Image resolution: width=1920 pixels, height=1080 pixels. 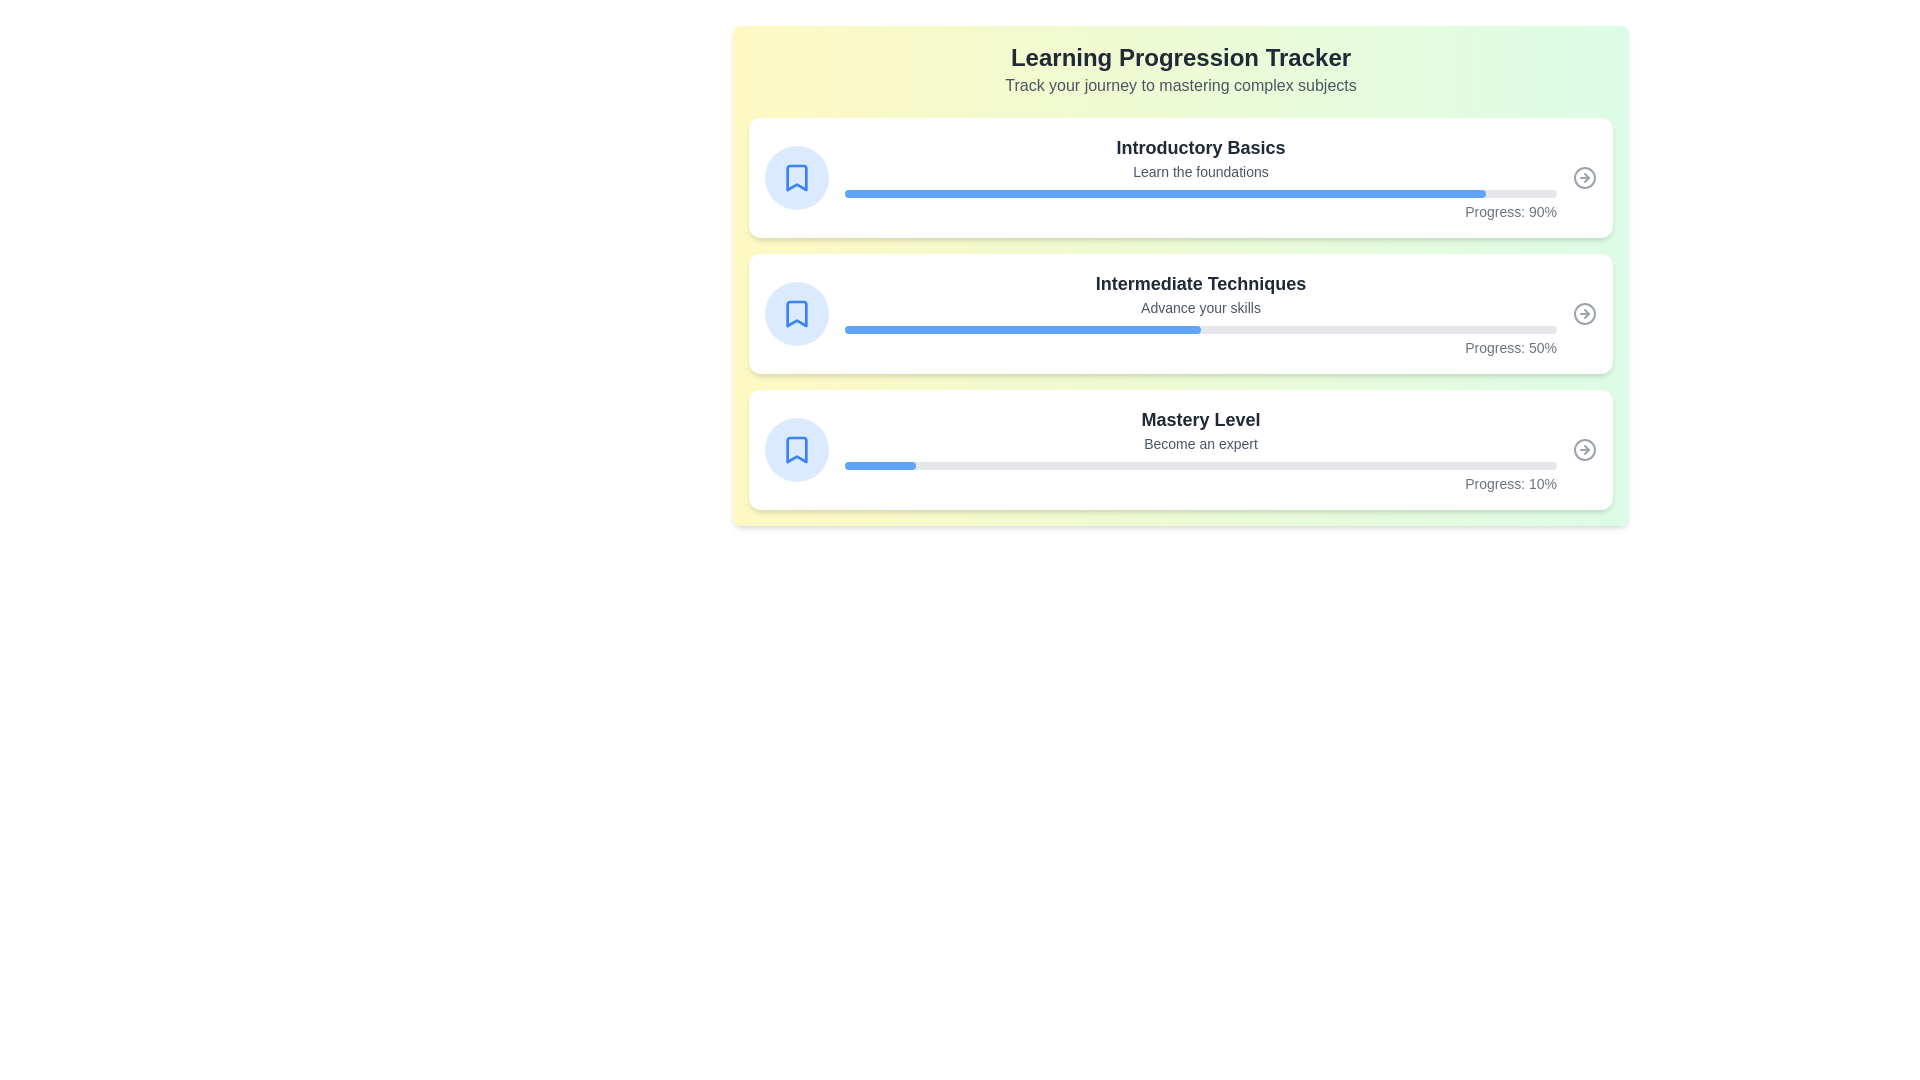 I want to click on the progress bar located below the text 'Become an expert' and 'Mastery Level', and above 'Progress: 10%', which is styled with a light gray background and a small blue filled portion indicating progress, so click(x=1200, y=466).